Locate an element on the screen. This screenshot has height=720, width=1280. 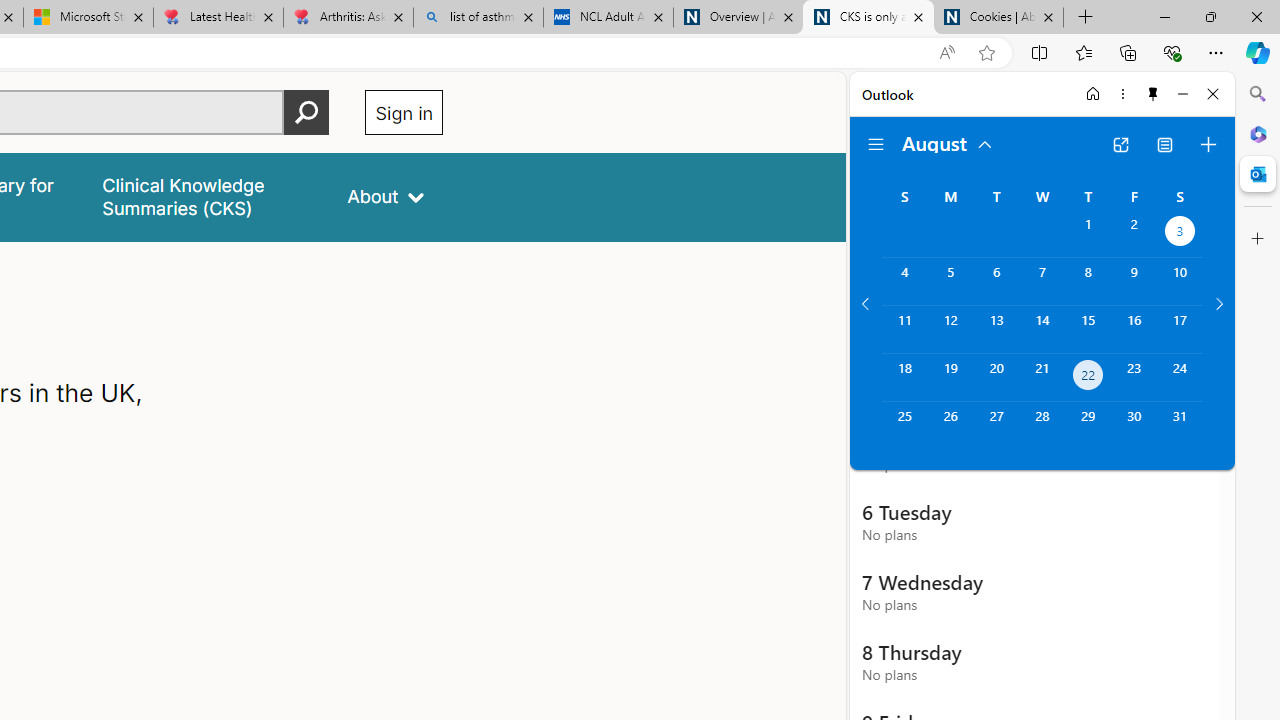
'Friday, August 9, 2024. ' is located at coordinates (1134, 281).